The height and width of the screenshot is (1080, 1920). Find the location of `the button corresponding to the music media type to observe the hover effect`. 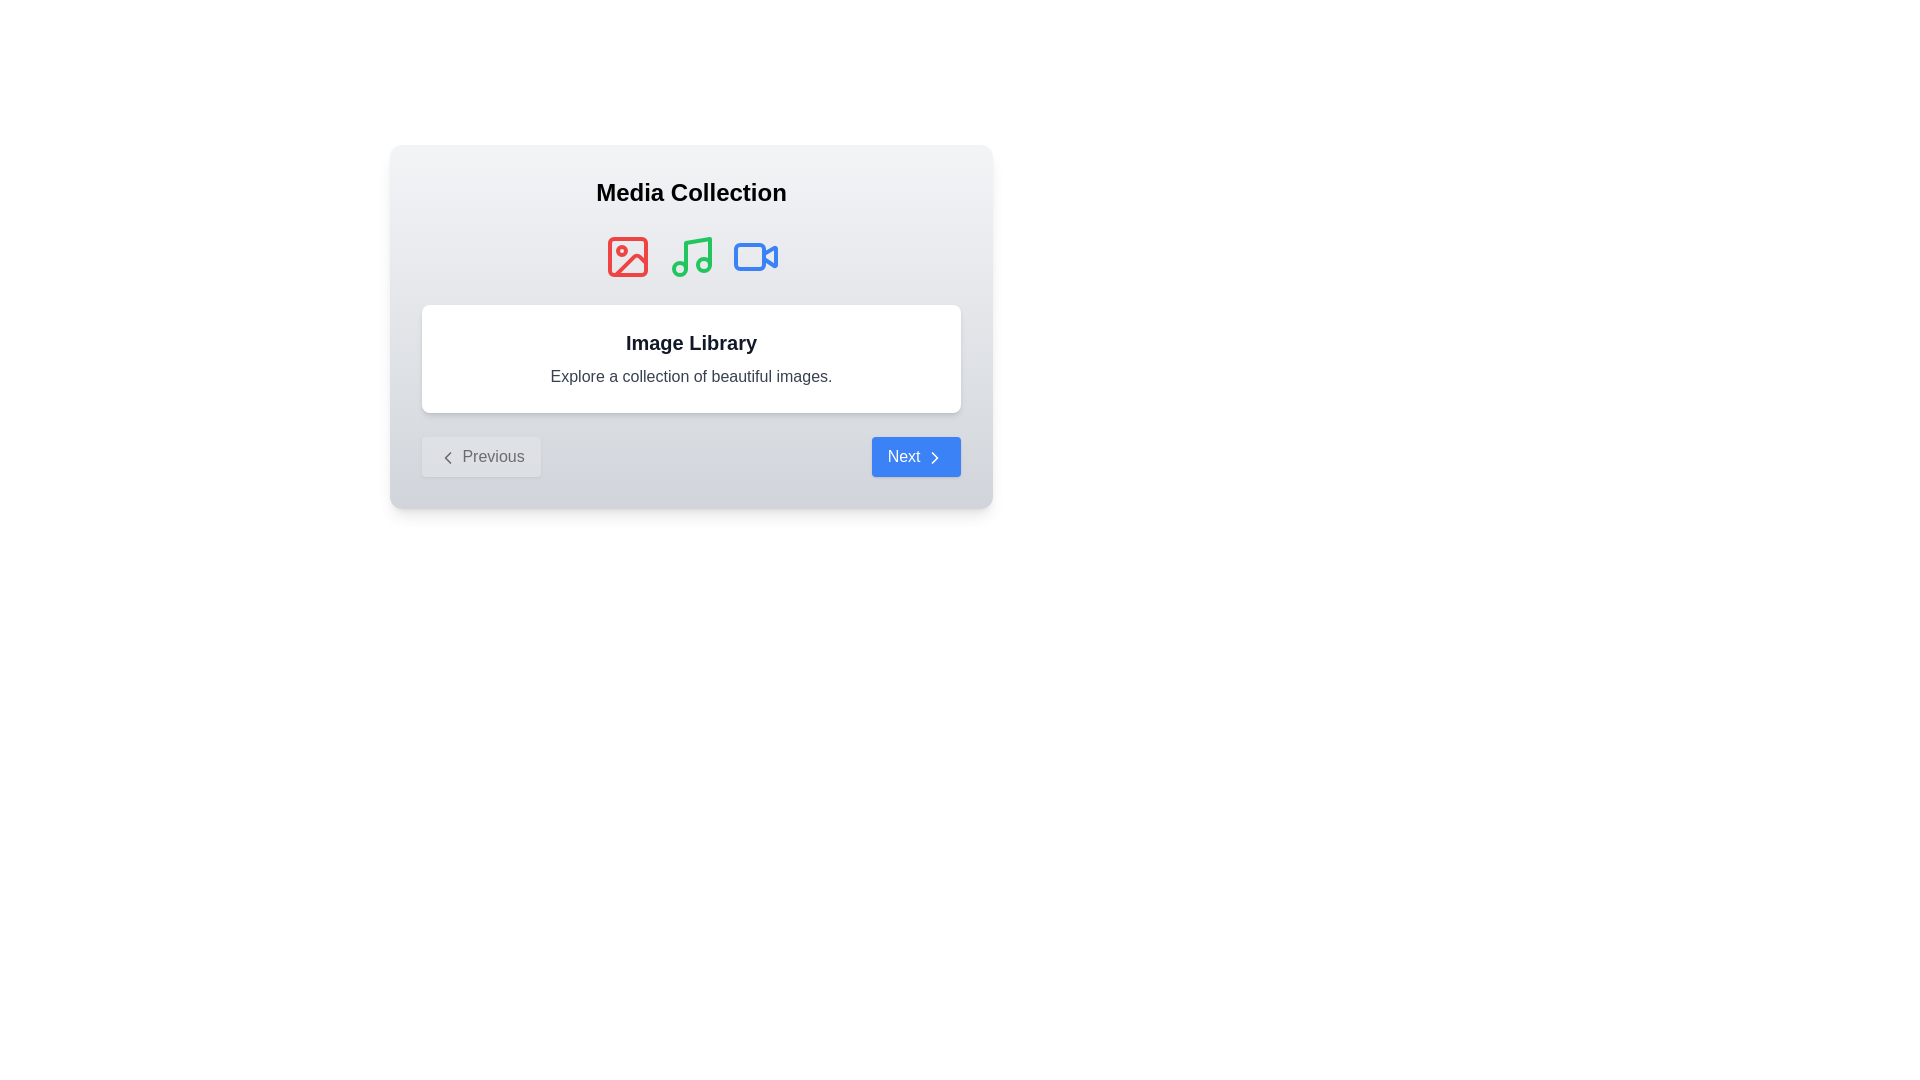

the button corresponding to the music media type to observe the hover effect is located at coordinates (691, 256).